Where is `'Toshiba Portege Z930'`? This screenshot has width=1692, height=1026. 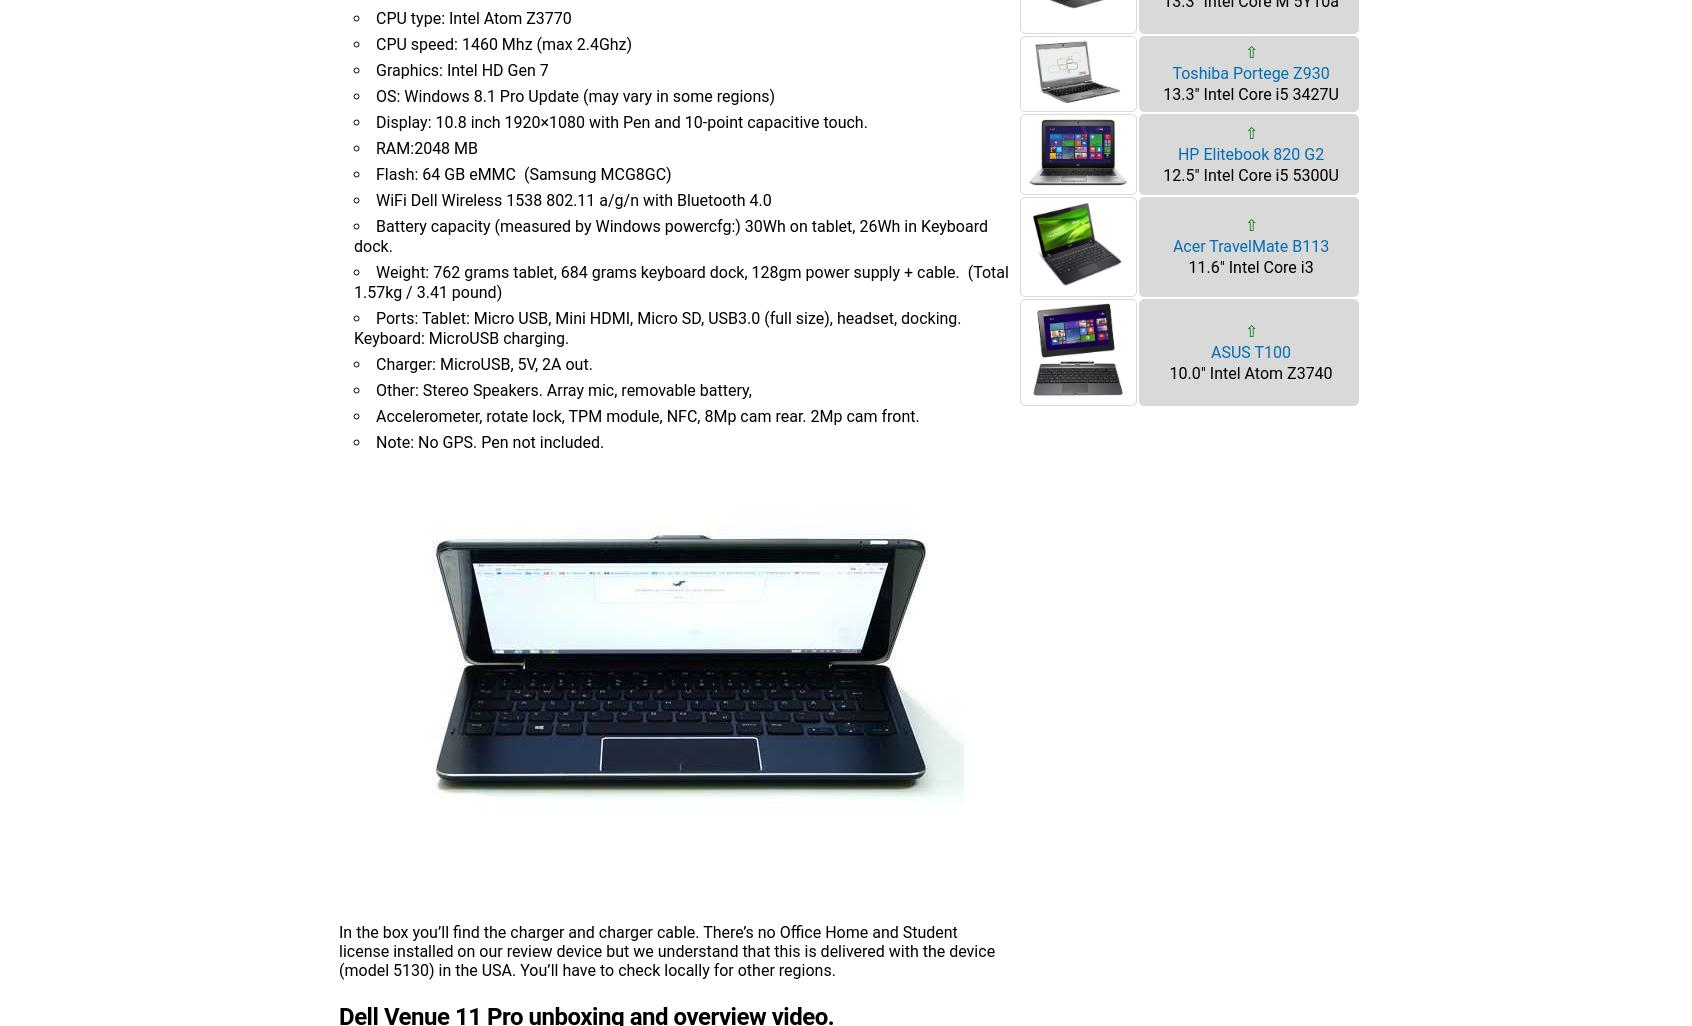
'Toshiba Portege Z930' is located at coordinates (1250, 72).